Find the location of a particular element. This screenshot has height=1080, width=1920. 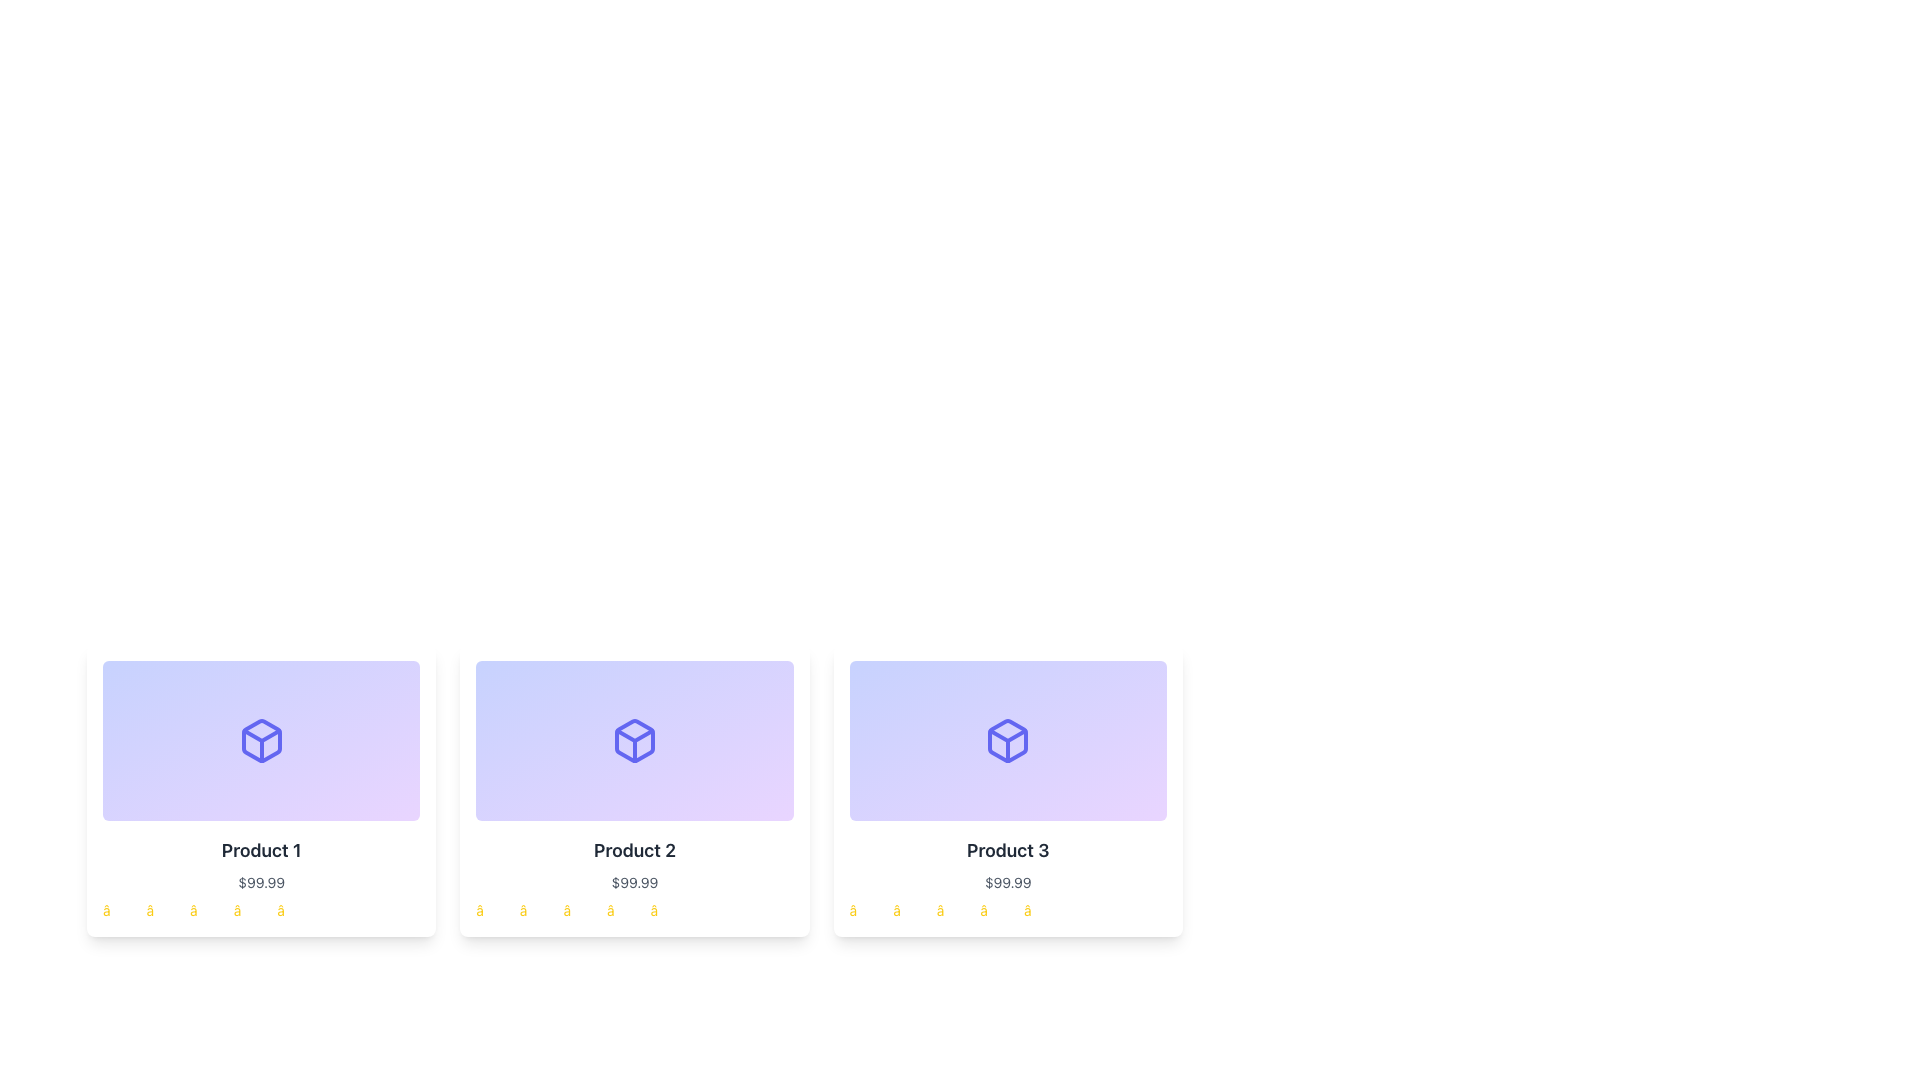

the title text label located in the middle of the first card of a three-card layout is located at coordinates (260, 851).